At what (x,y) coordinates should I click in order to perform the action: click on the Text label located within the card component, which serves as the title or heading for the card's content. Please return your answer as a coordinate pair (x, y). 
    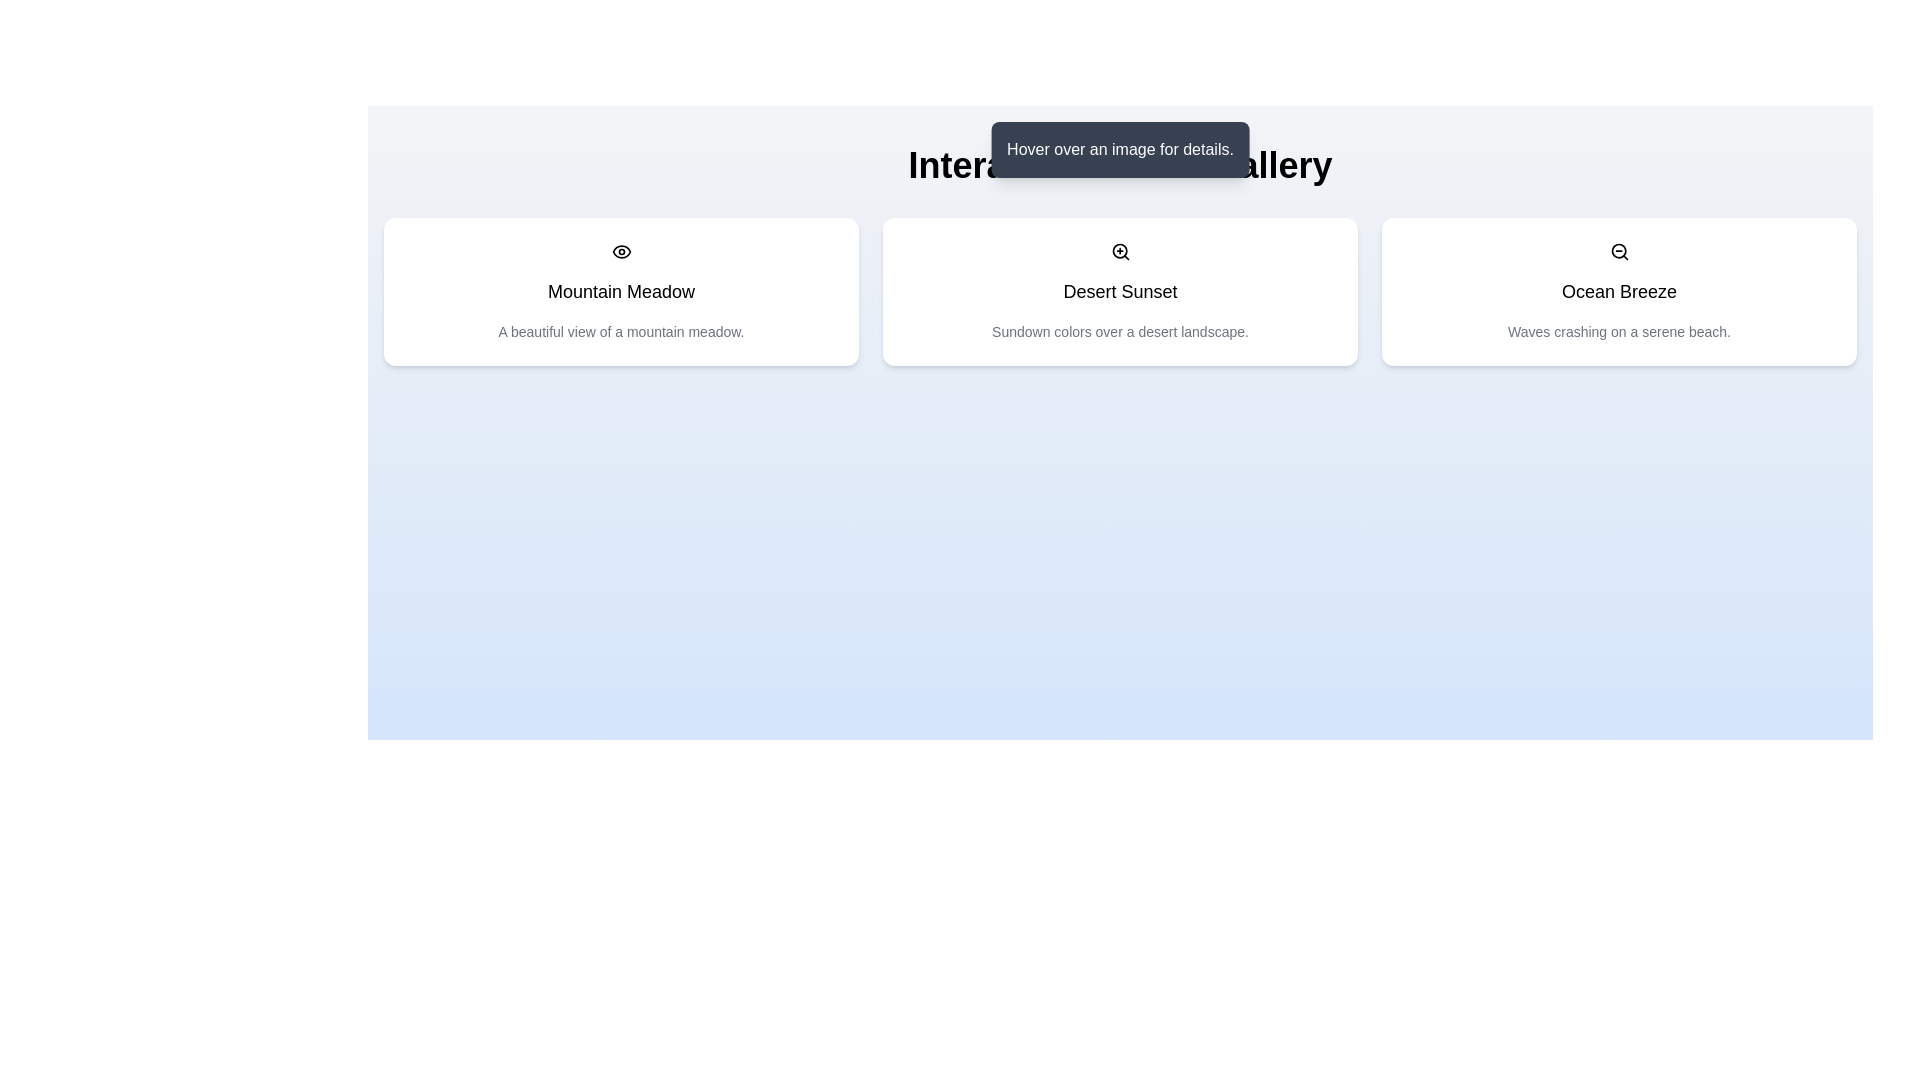
    Looking at the image, I should click on (620, 292).